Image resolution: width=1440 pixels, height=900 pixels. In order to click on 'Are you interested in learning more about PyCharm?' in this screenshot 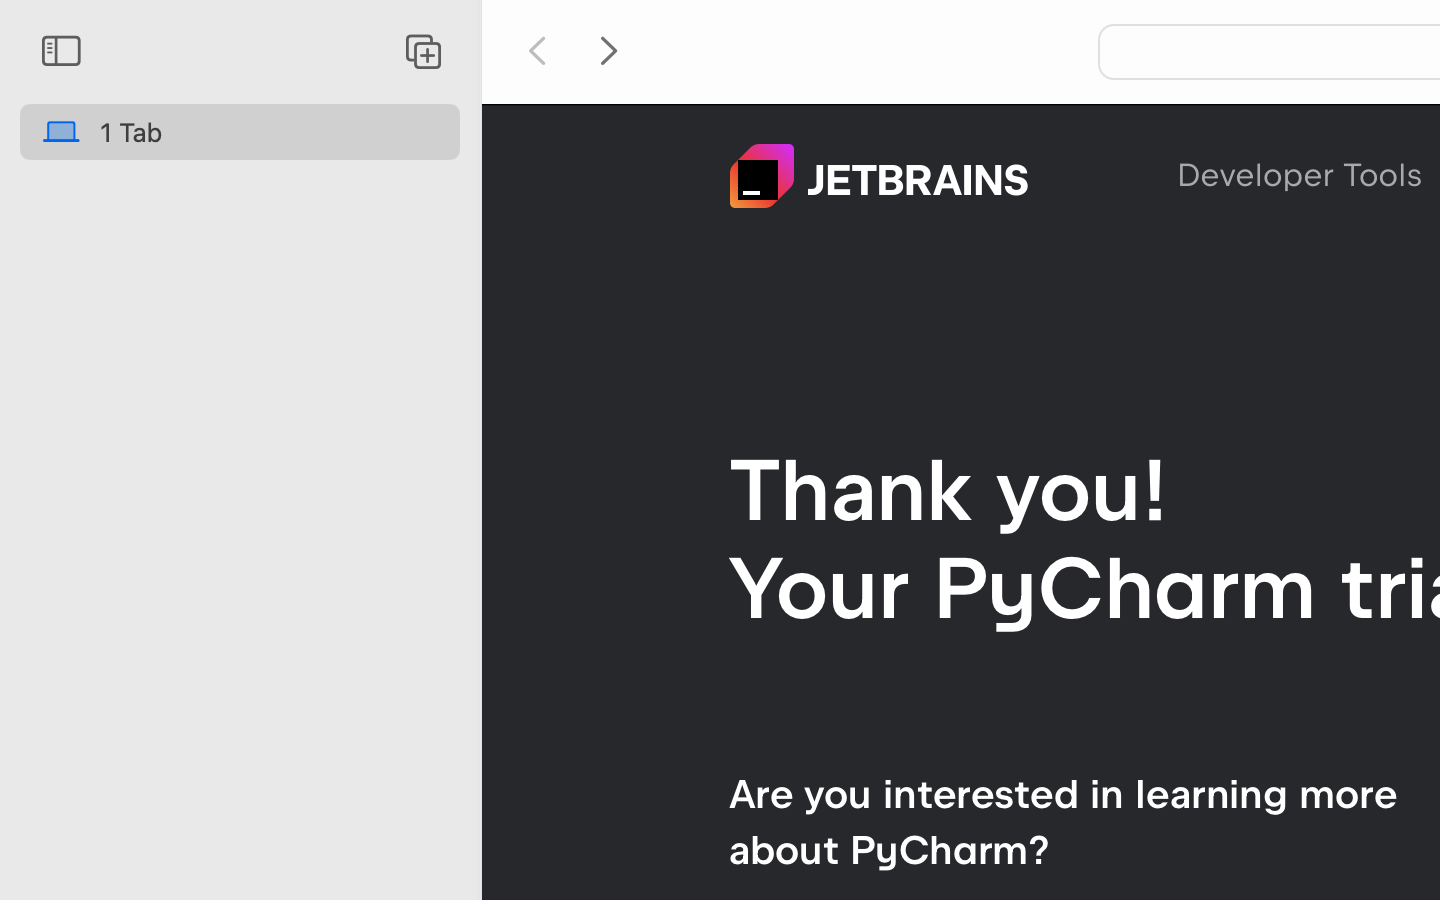, I will do `click(1063, 821)`.